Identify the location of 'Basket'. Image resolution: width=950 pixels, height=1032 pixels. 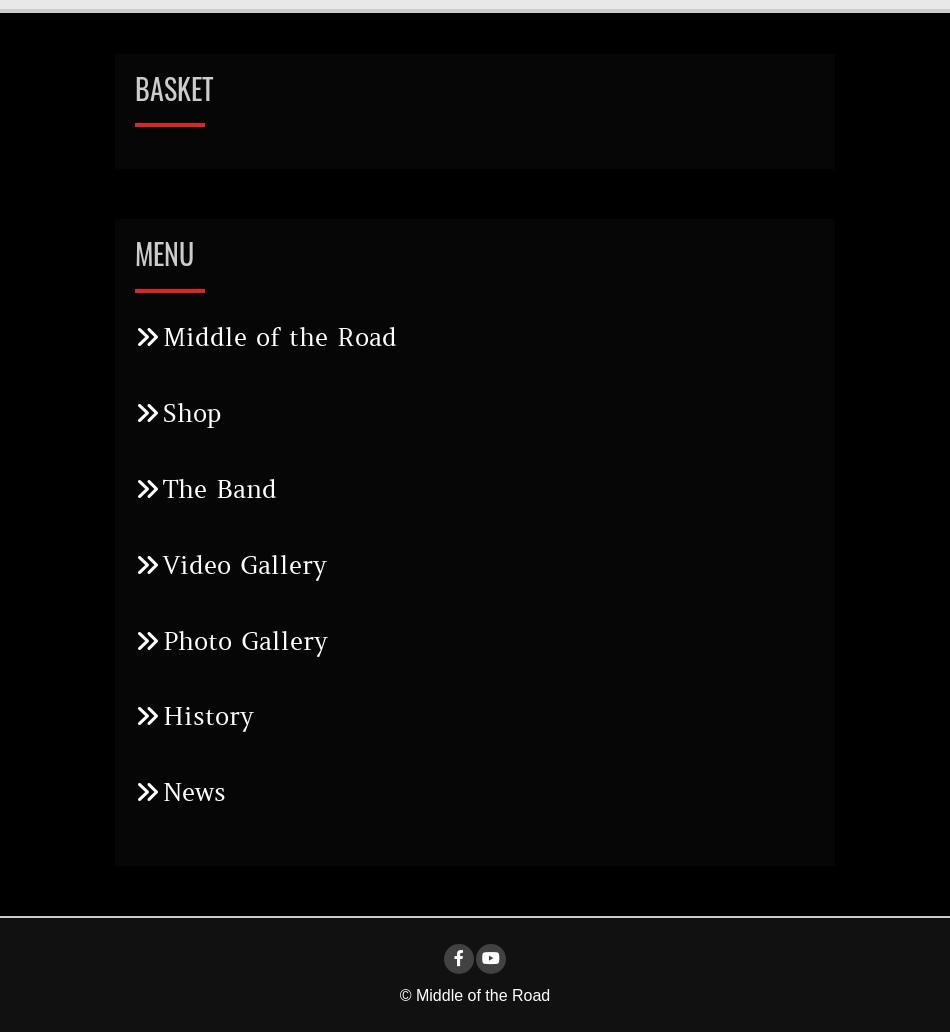
(174, 87).